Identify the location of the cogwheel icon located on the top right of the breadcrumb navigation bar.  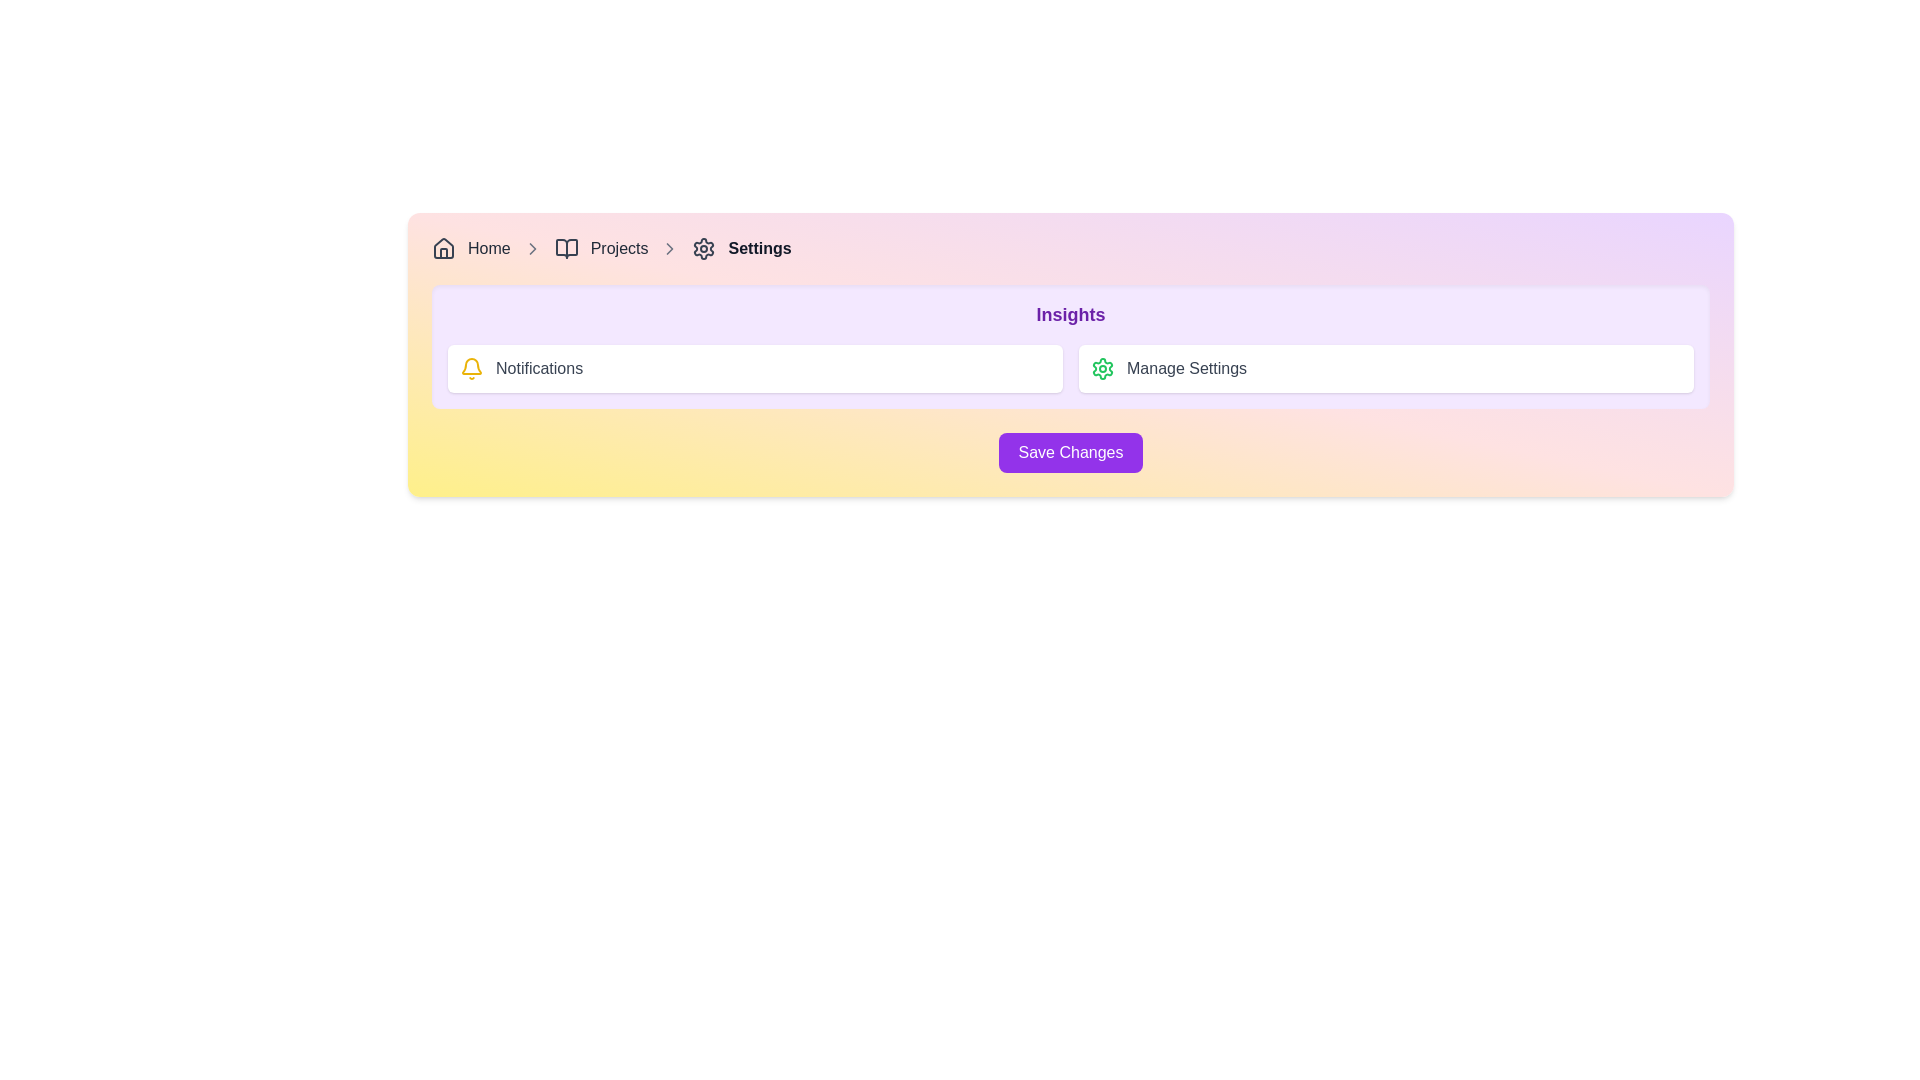
(1102, 369).